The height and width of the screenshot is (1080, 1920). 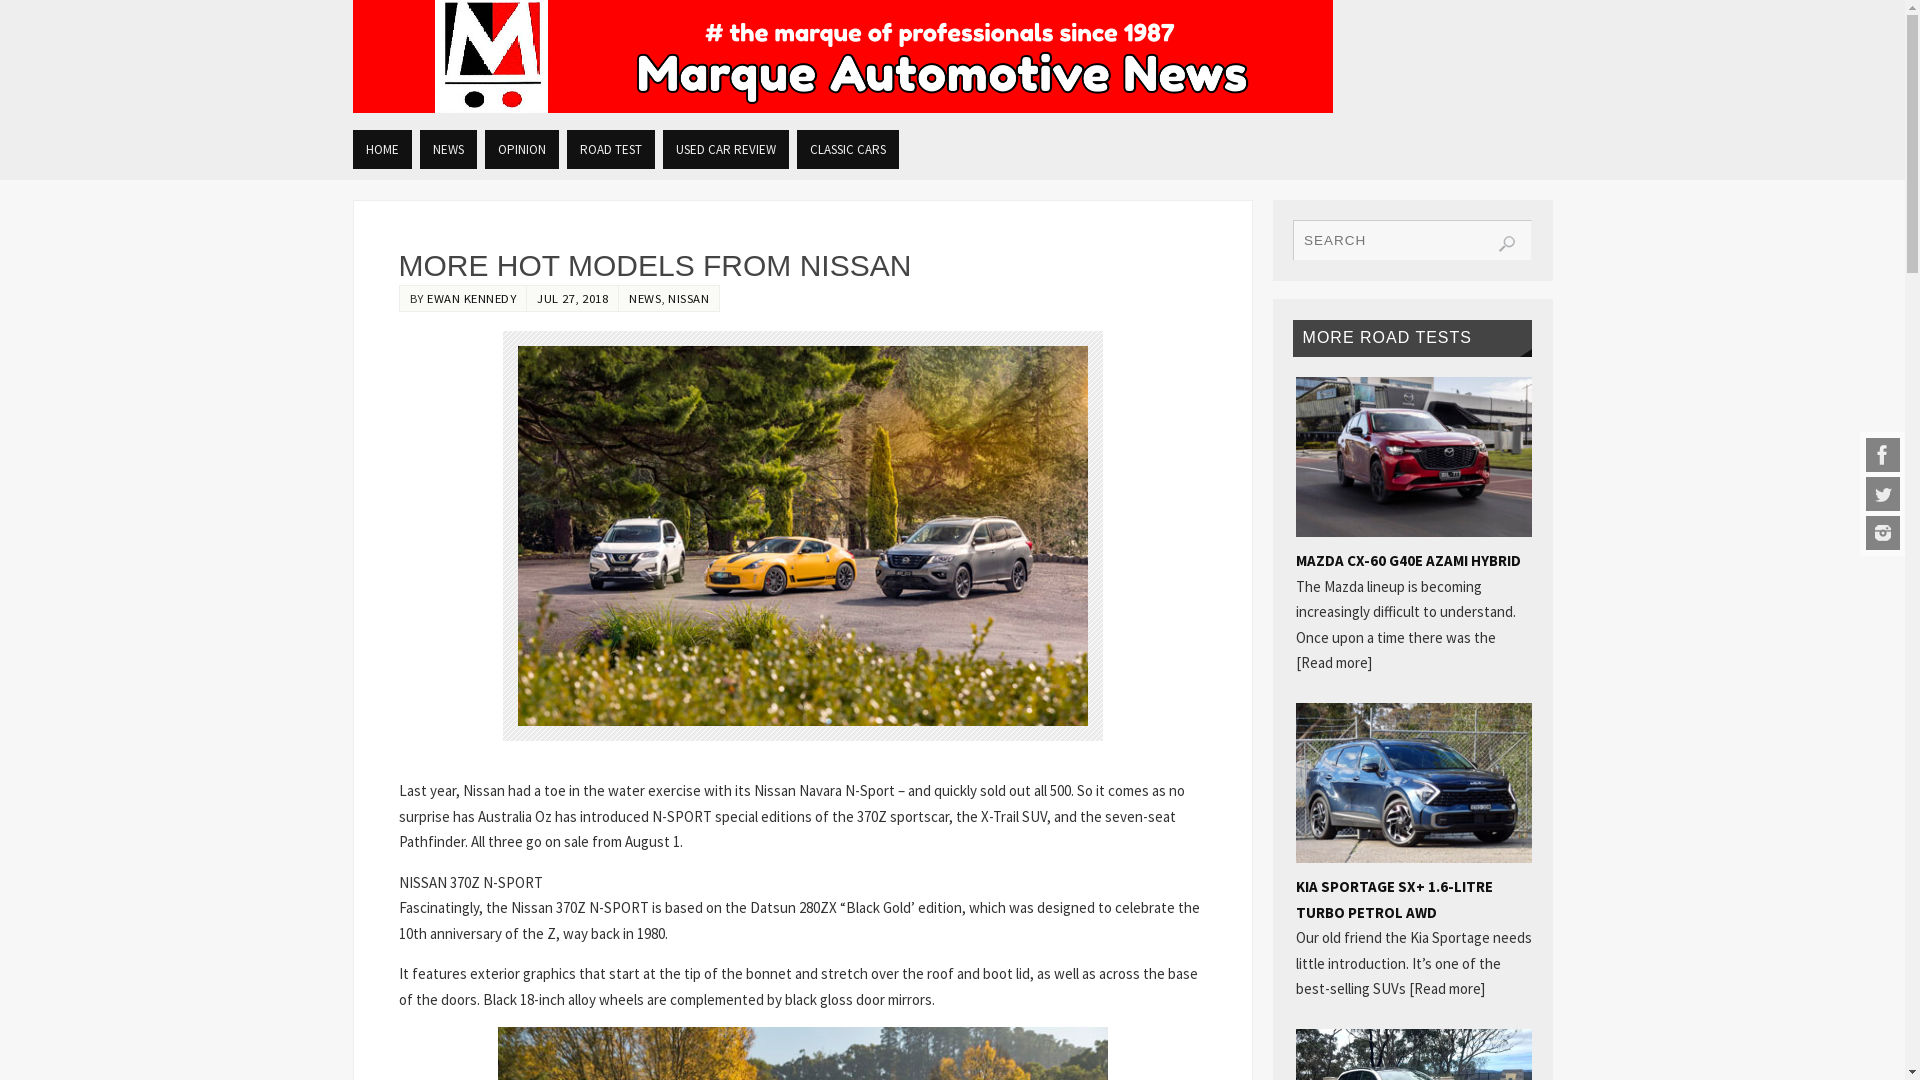 I want to click on 'Instagram', so click(x=1881, y=531).